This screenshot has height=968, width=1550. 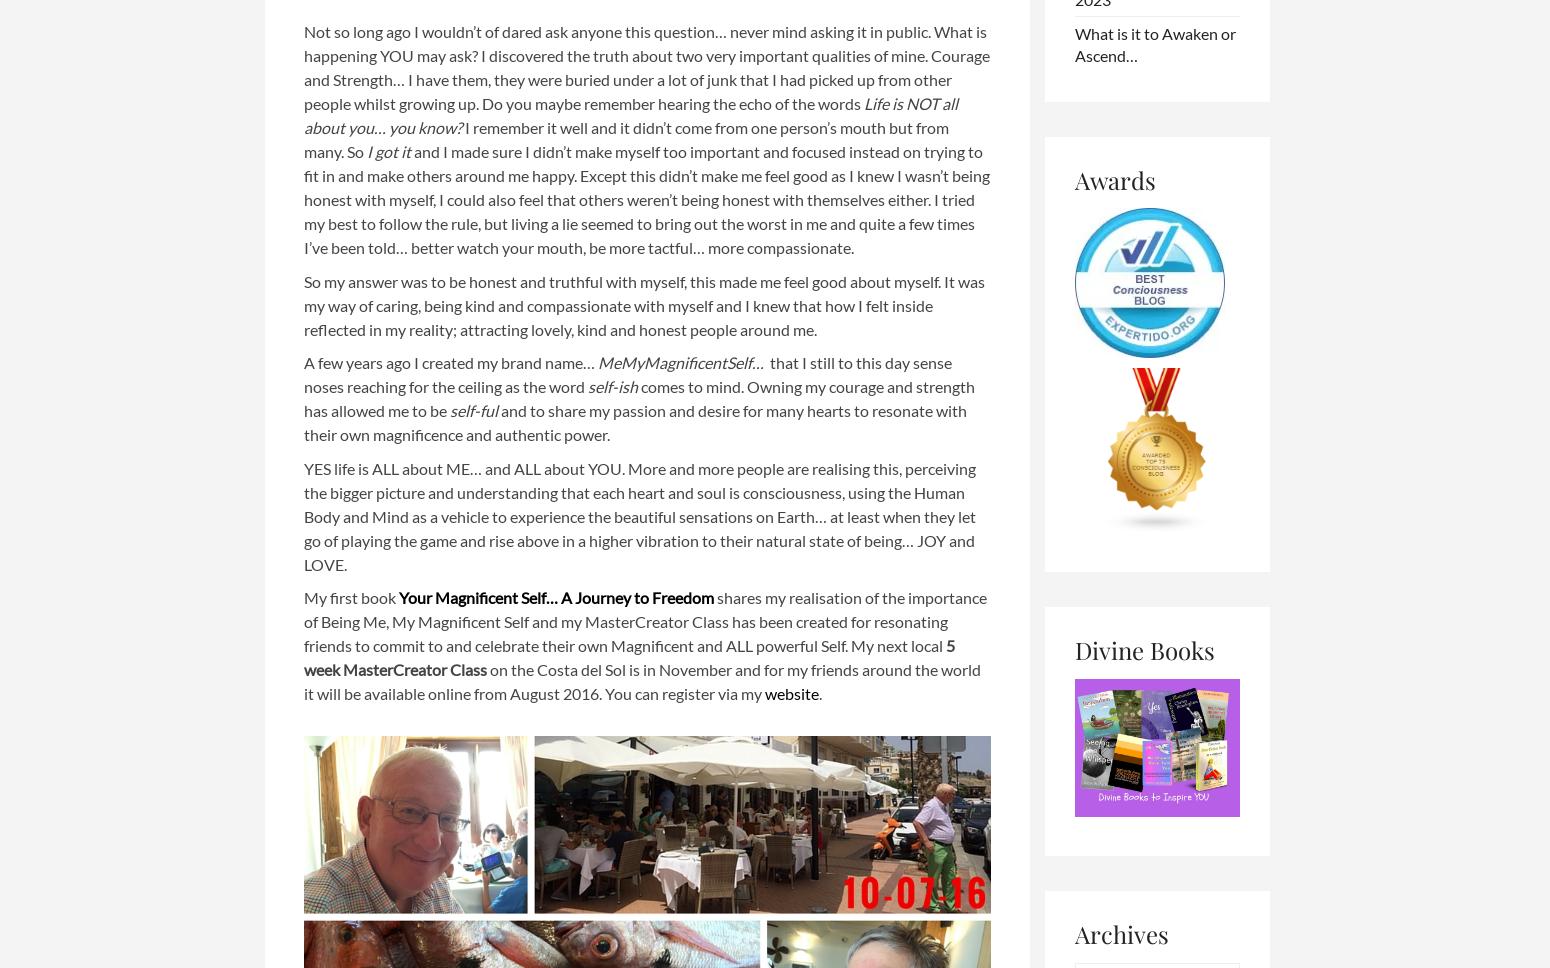 What do you see at coordinates (819, 692) in the screenshot?
I see `'.'` at bounding box center [819, 692].